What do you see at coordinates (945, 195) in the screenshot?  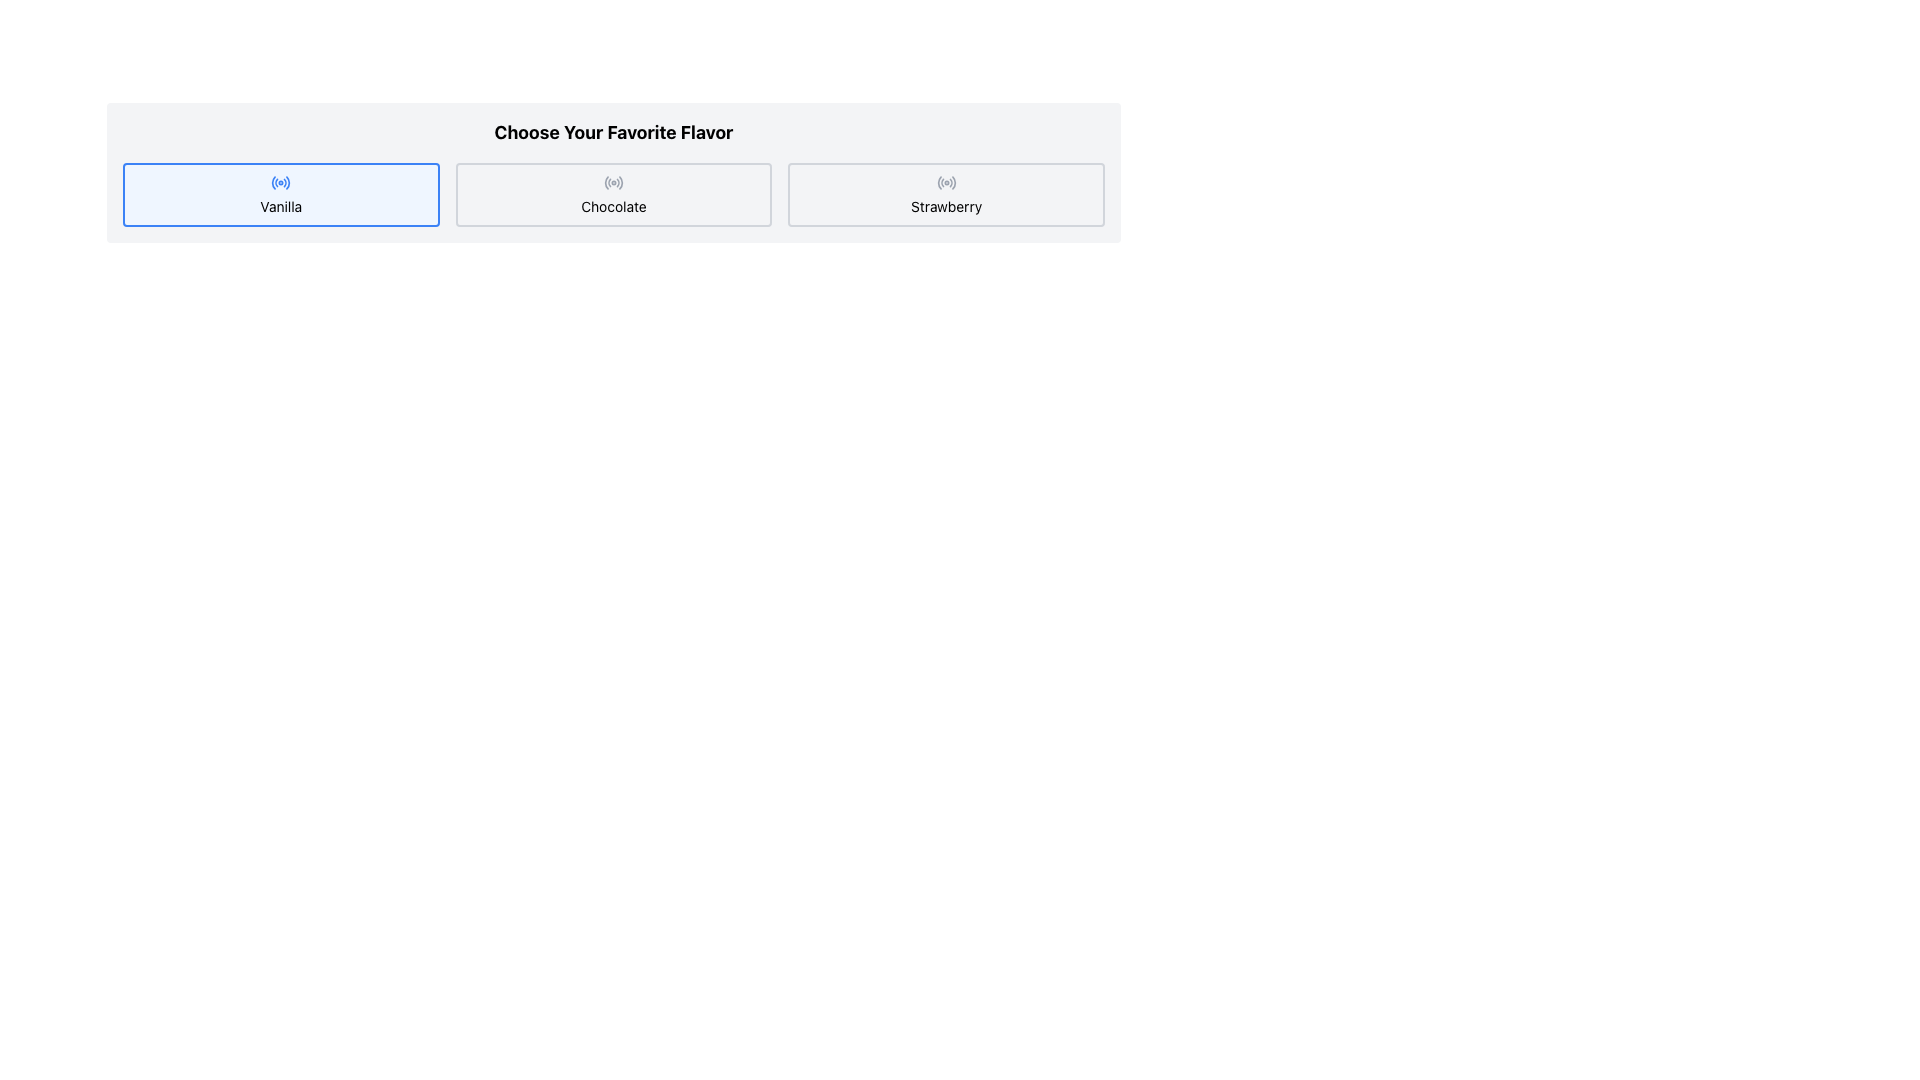 I see `the 'Strawberry' selectable button, which is the rightmost option in a horizontal layout of three buttons, featuring a circular radio icon and a gray border` at bounding box center [945, 195].